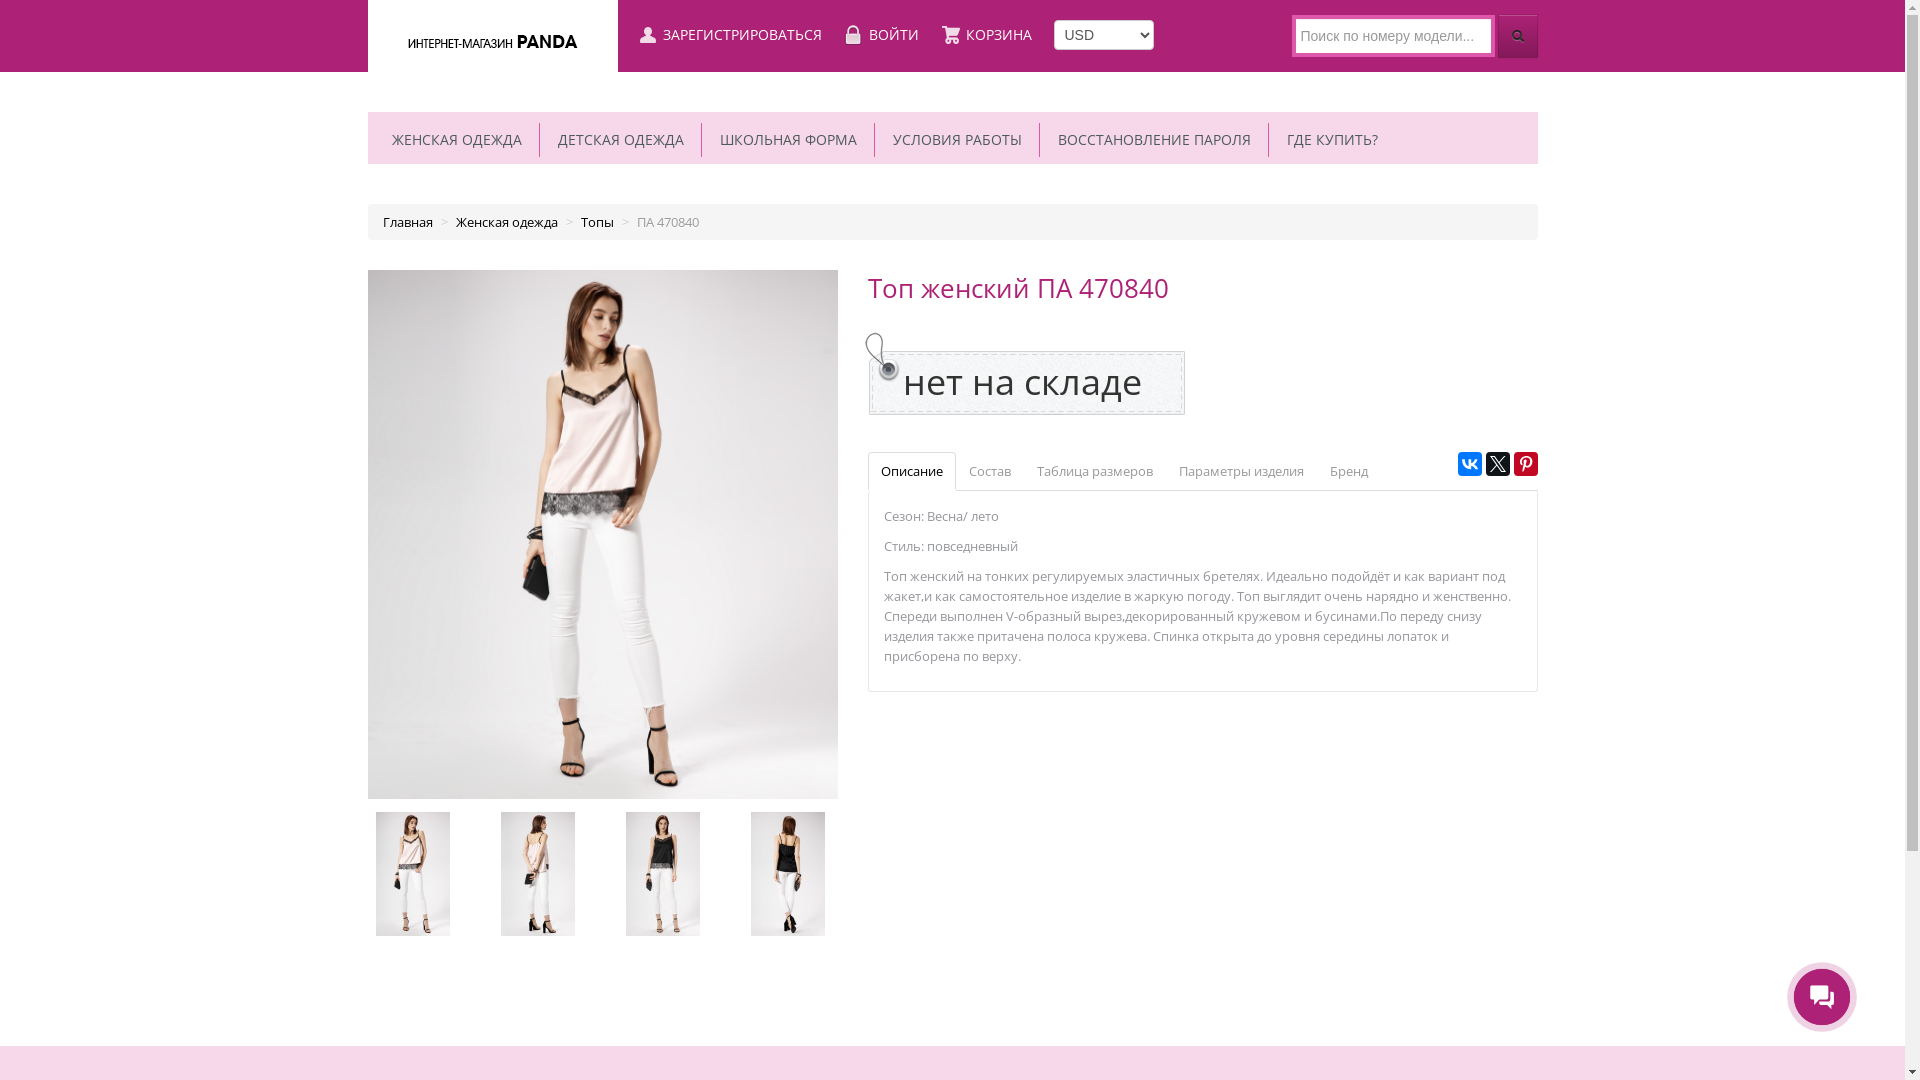  Describe the element at coordinates (1497, 463) in the screenshot. I see `'Twitter'` at that location.